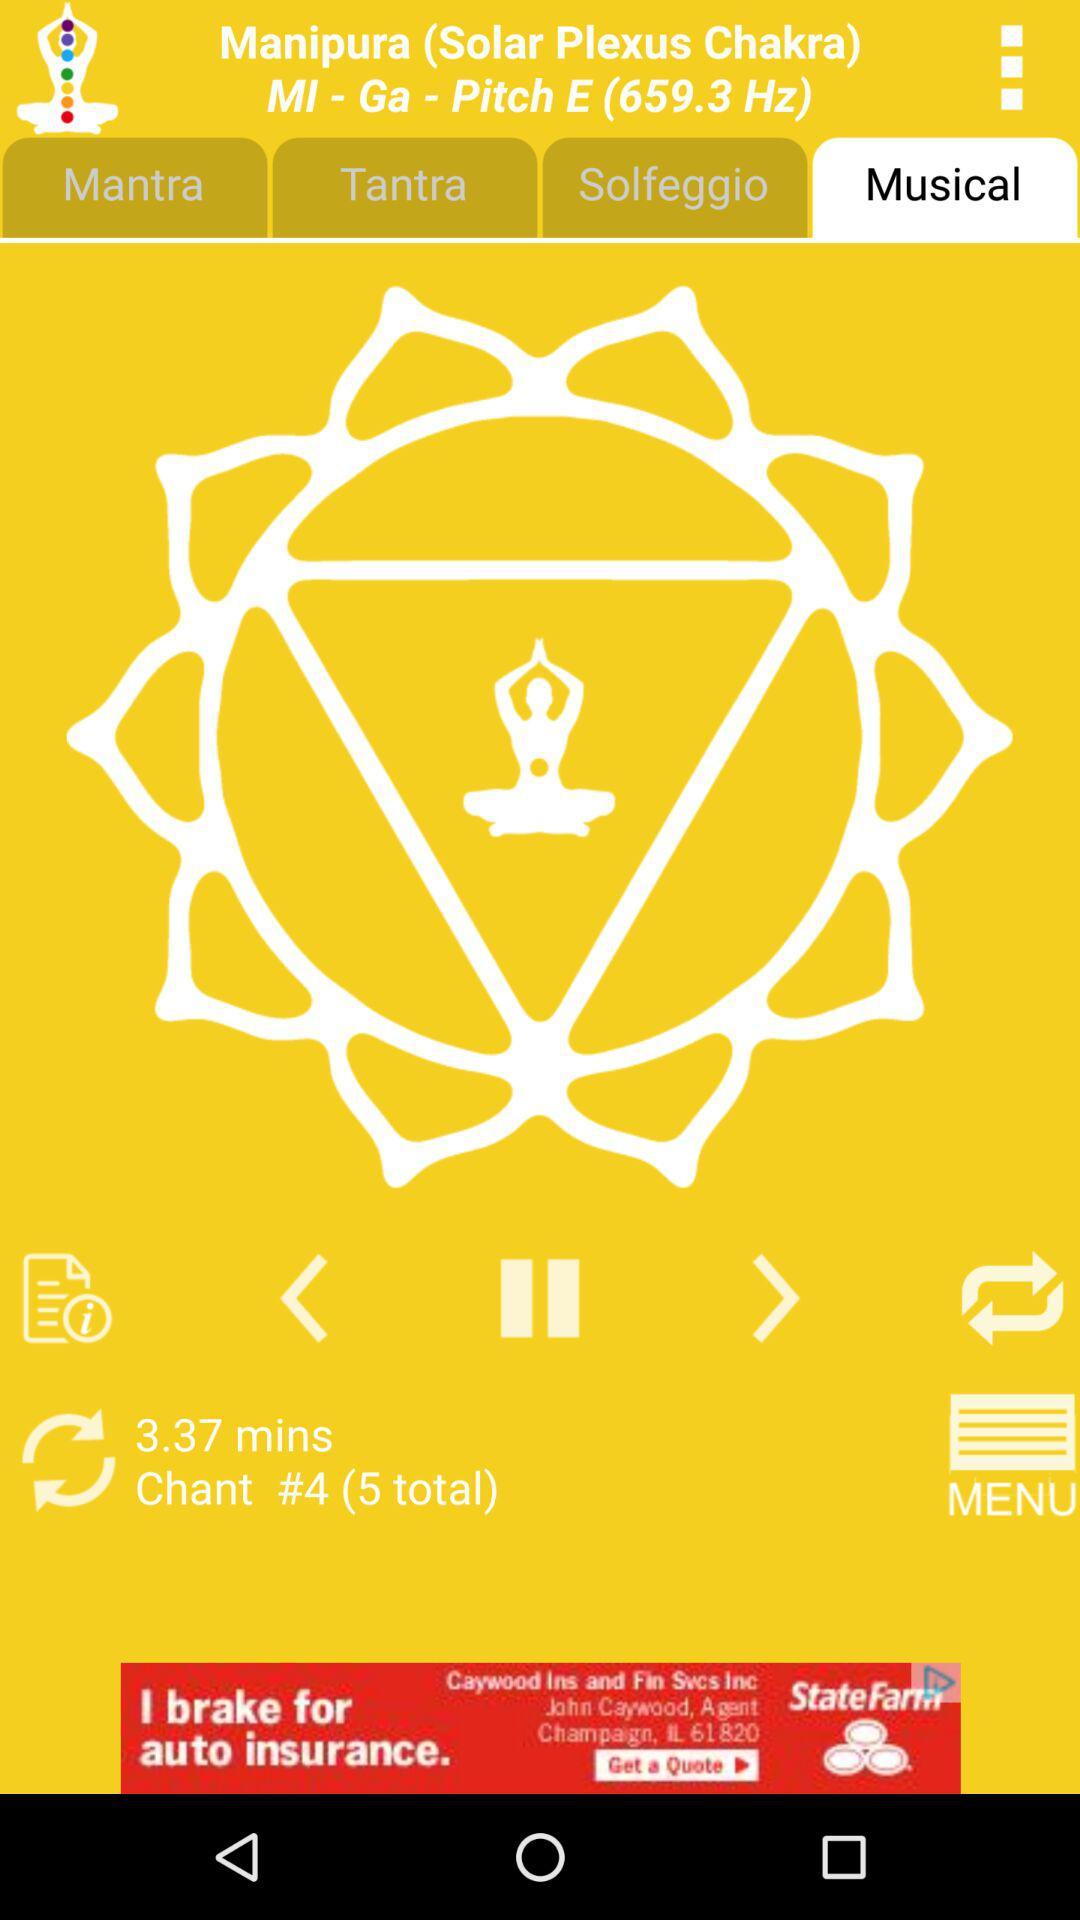 This screenshot has width=1080, height=1920. I want to click on next, so click(775, 1298).